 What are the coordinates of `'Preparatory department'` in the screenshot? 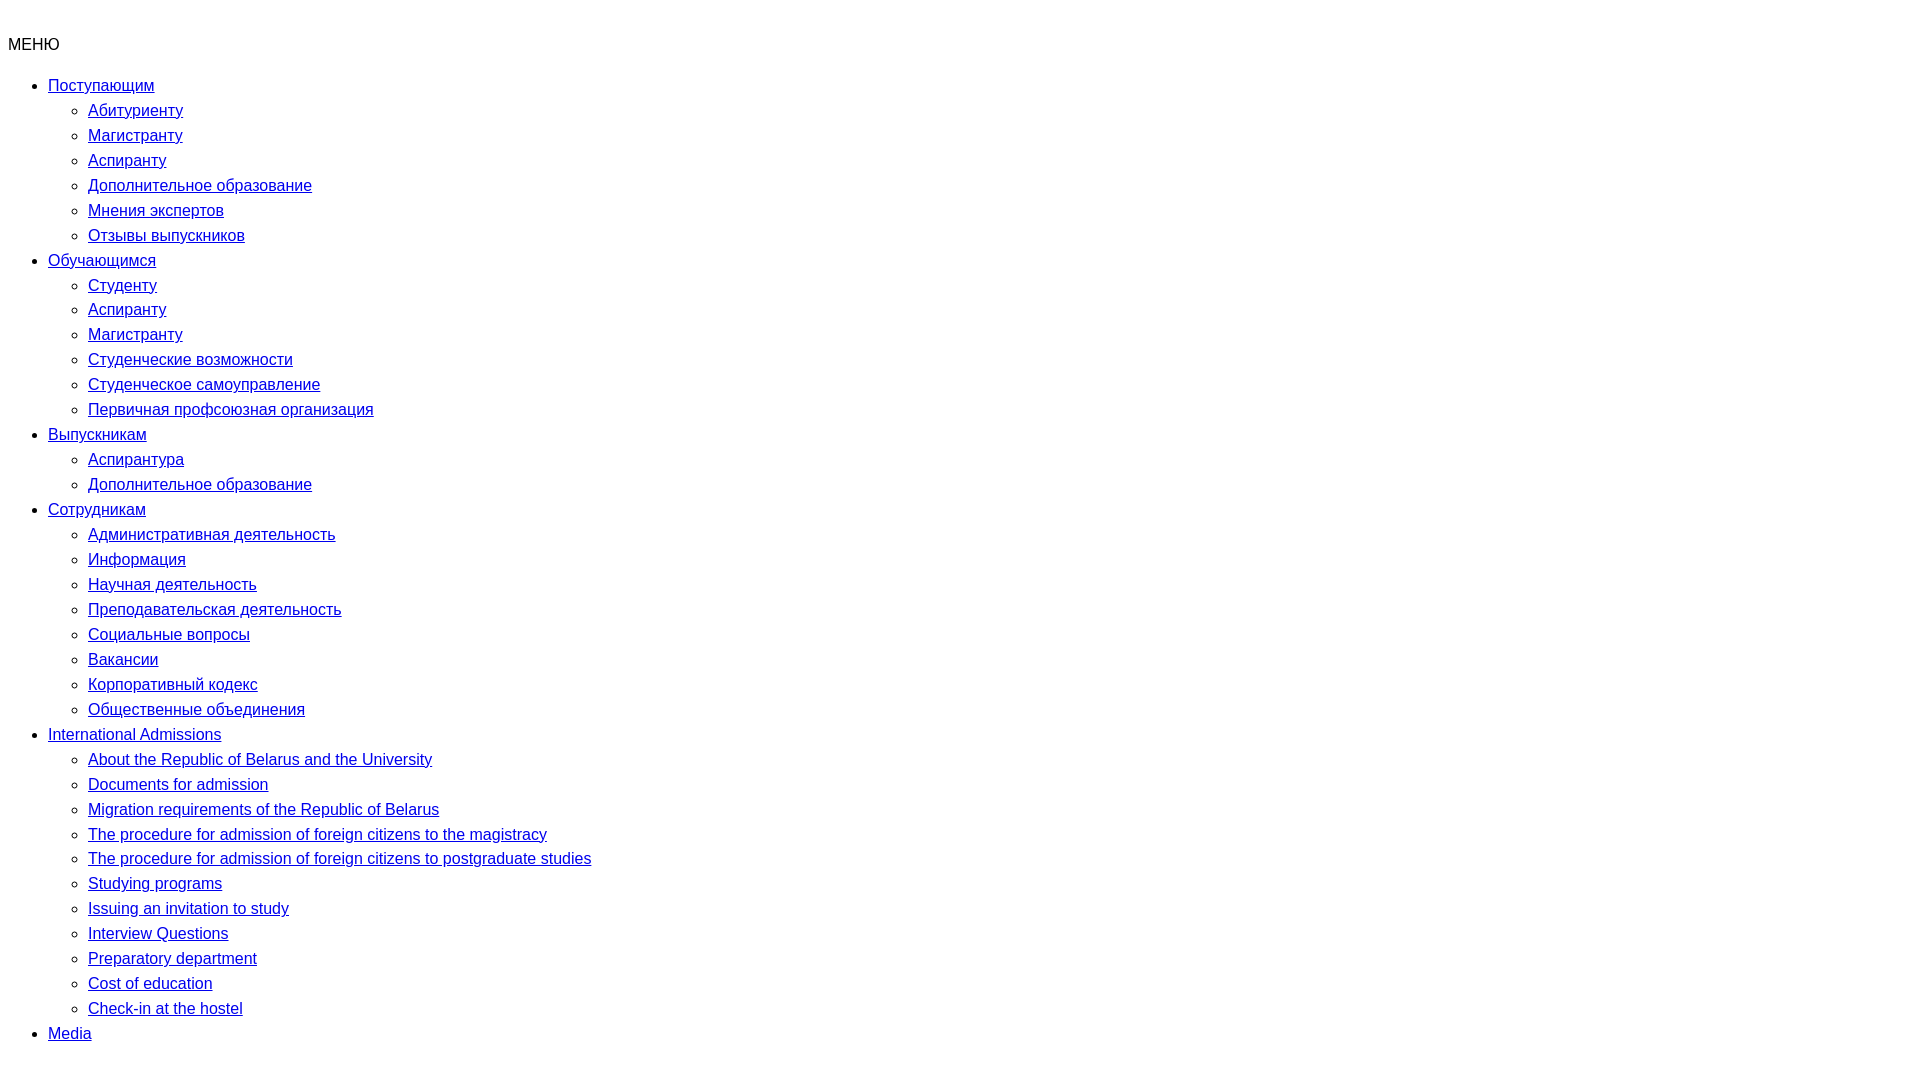 It's located at (172, 957).